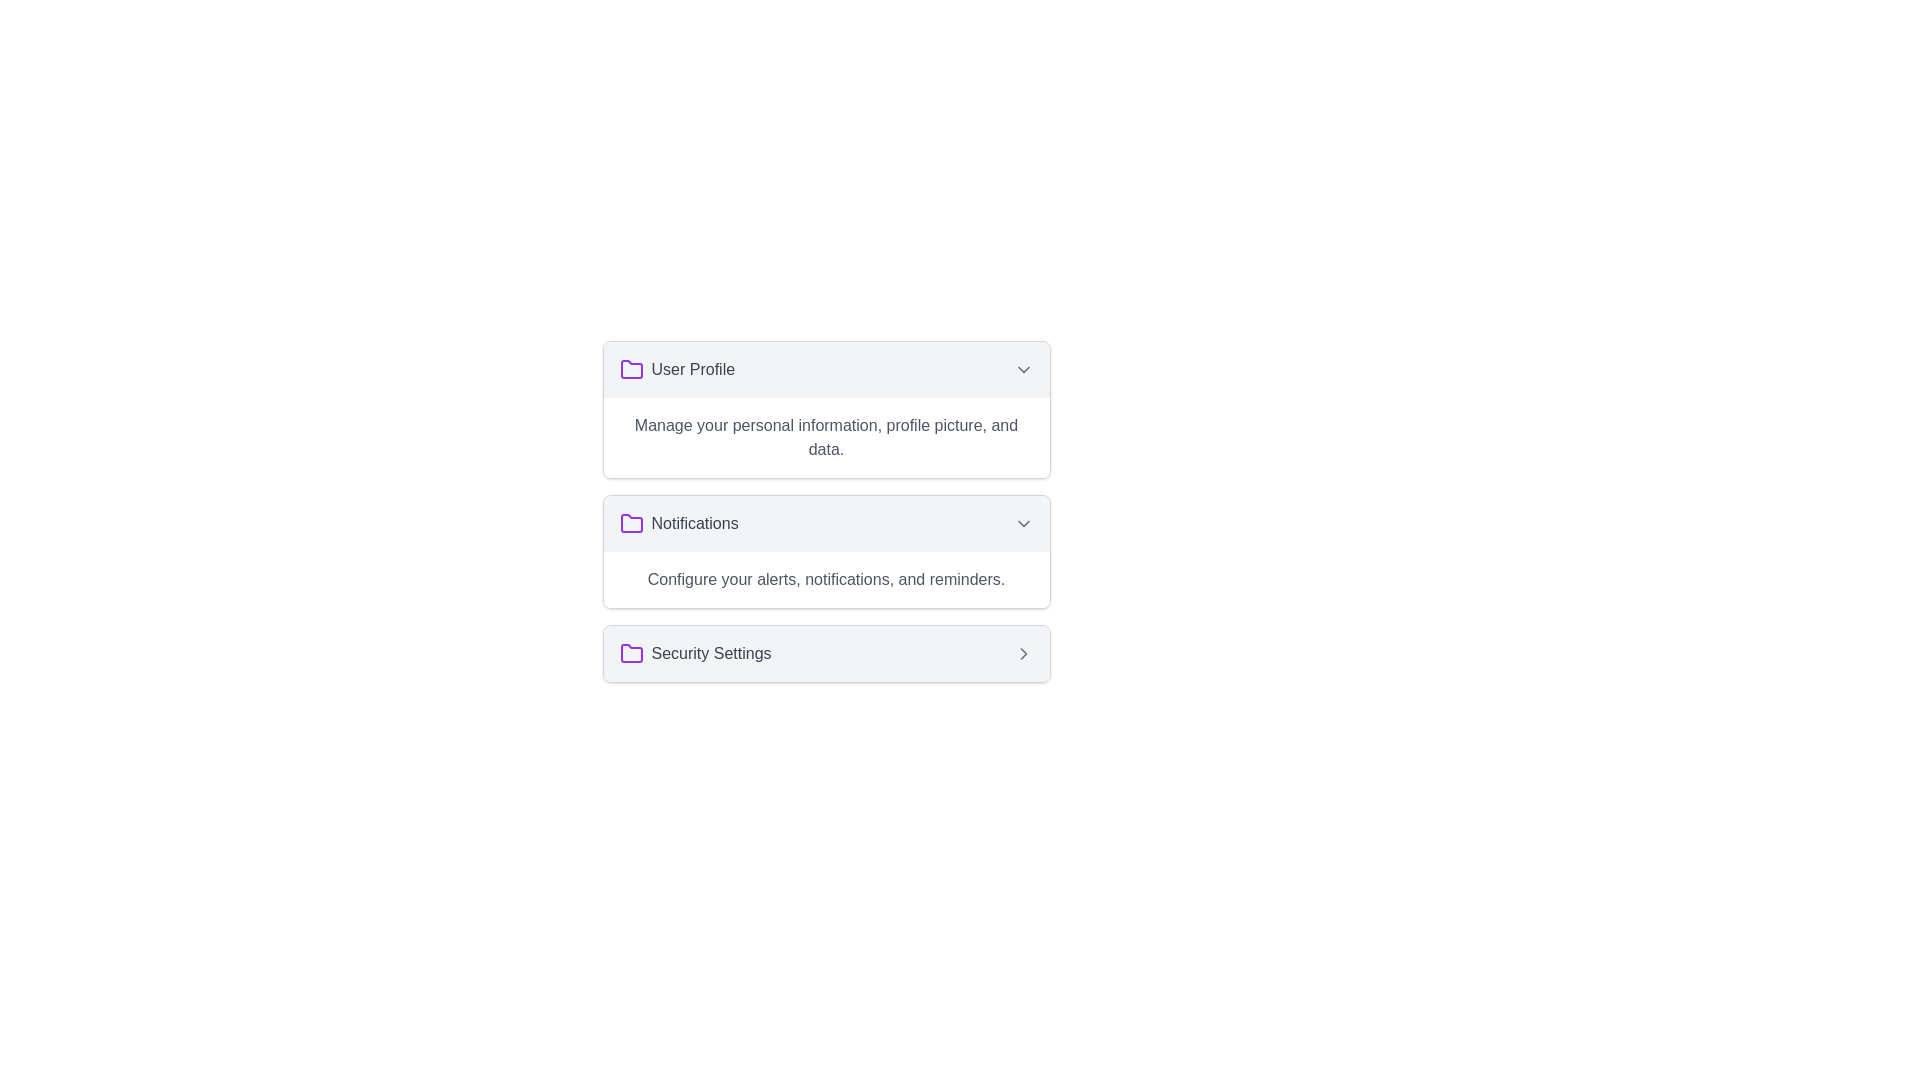  Describe the element at coordinates (826, 437) in the screenshot. I see `the descriptive text block located beneath the 'User Profile' title within the bordered card` at that location.